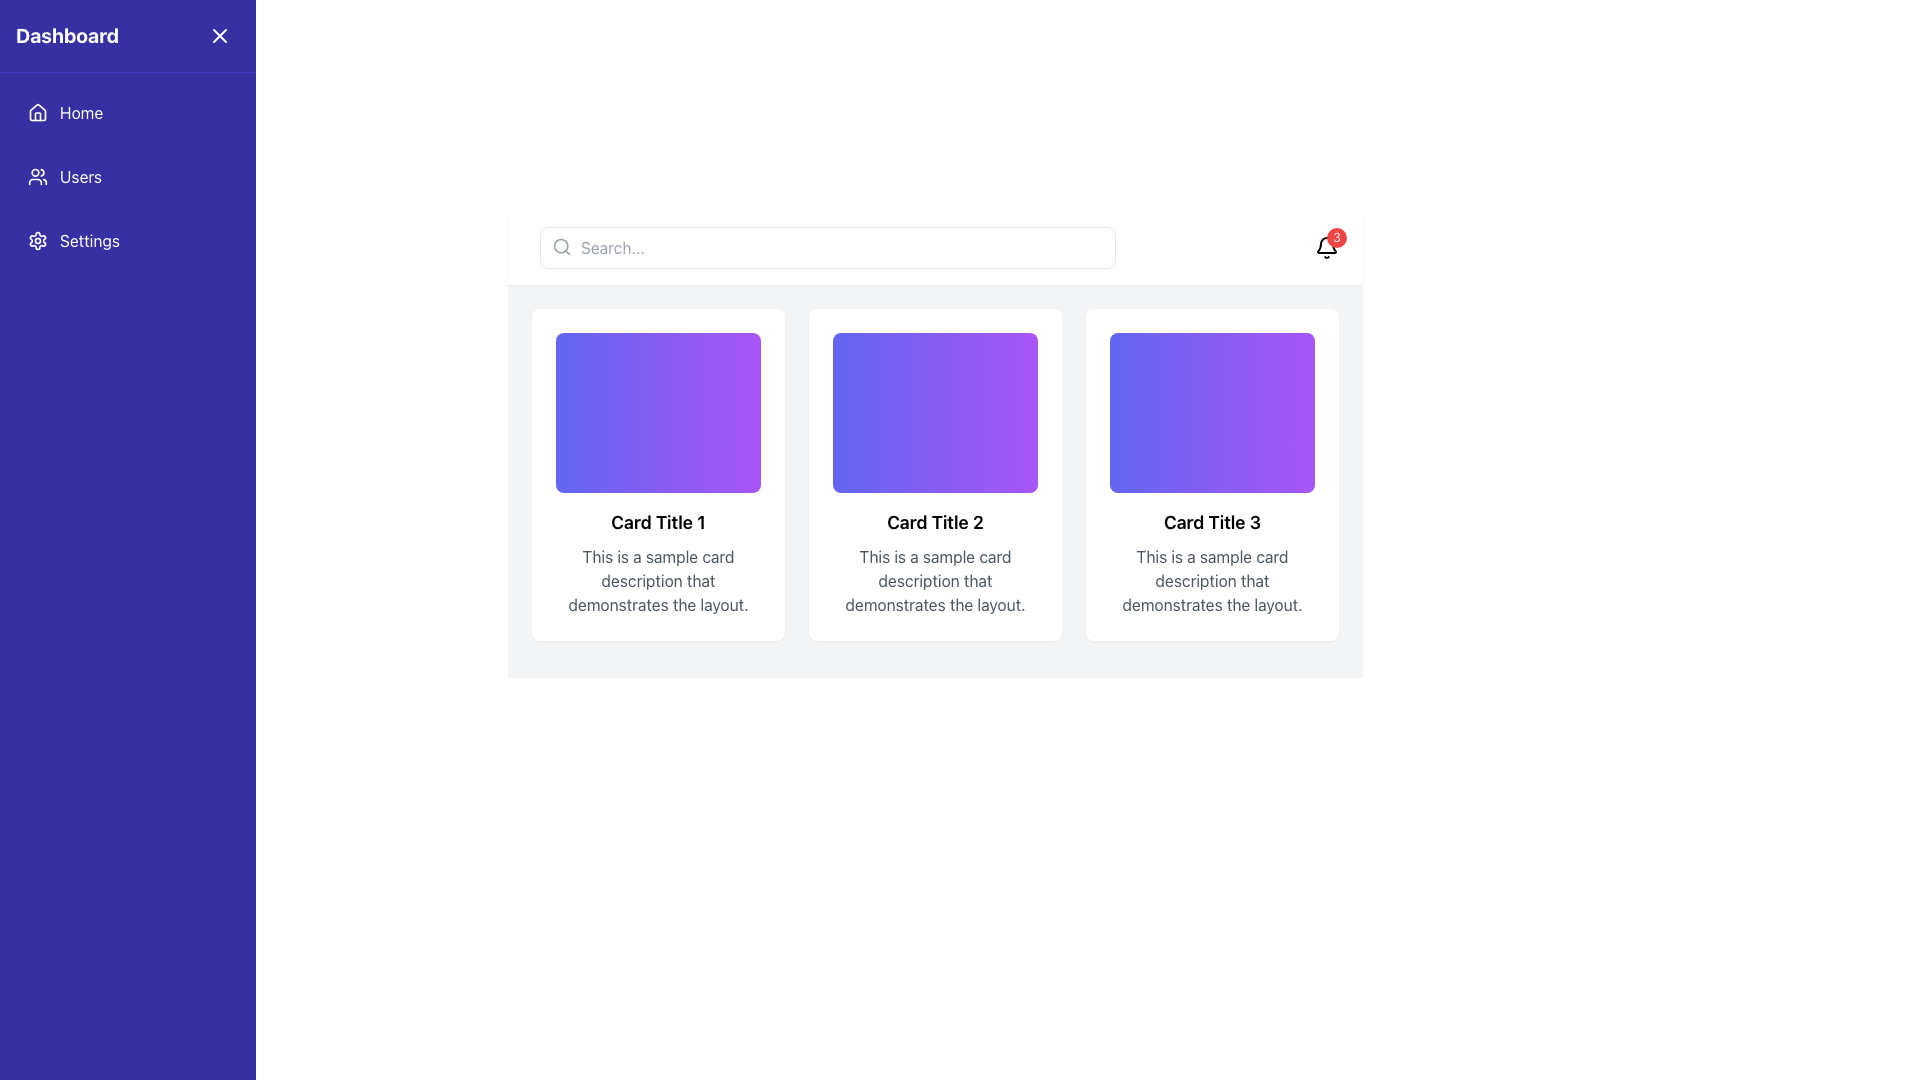 The image size is (1920, 1080). I want to click on the first card-like decorative block with a gradient background transitioning from indigo to purple, located above the title 'Card Title 1' in the leftmost card of a horizontal set of three cards, so click(658, 411).